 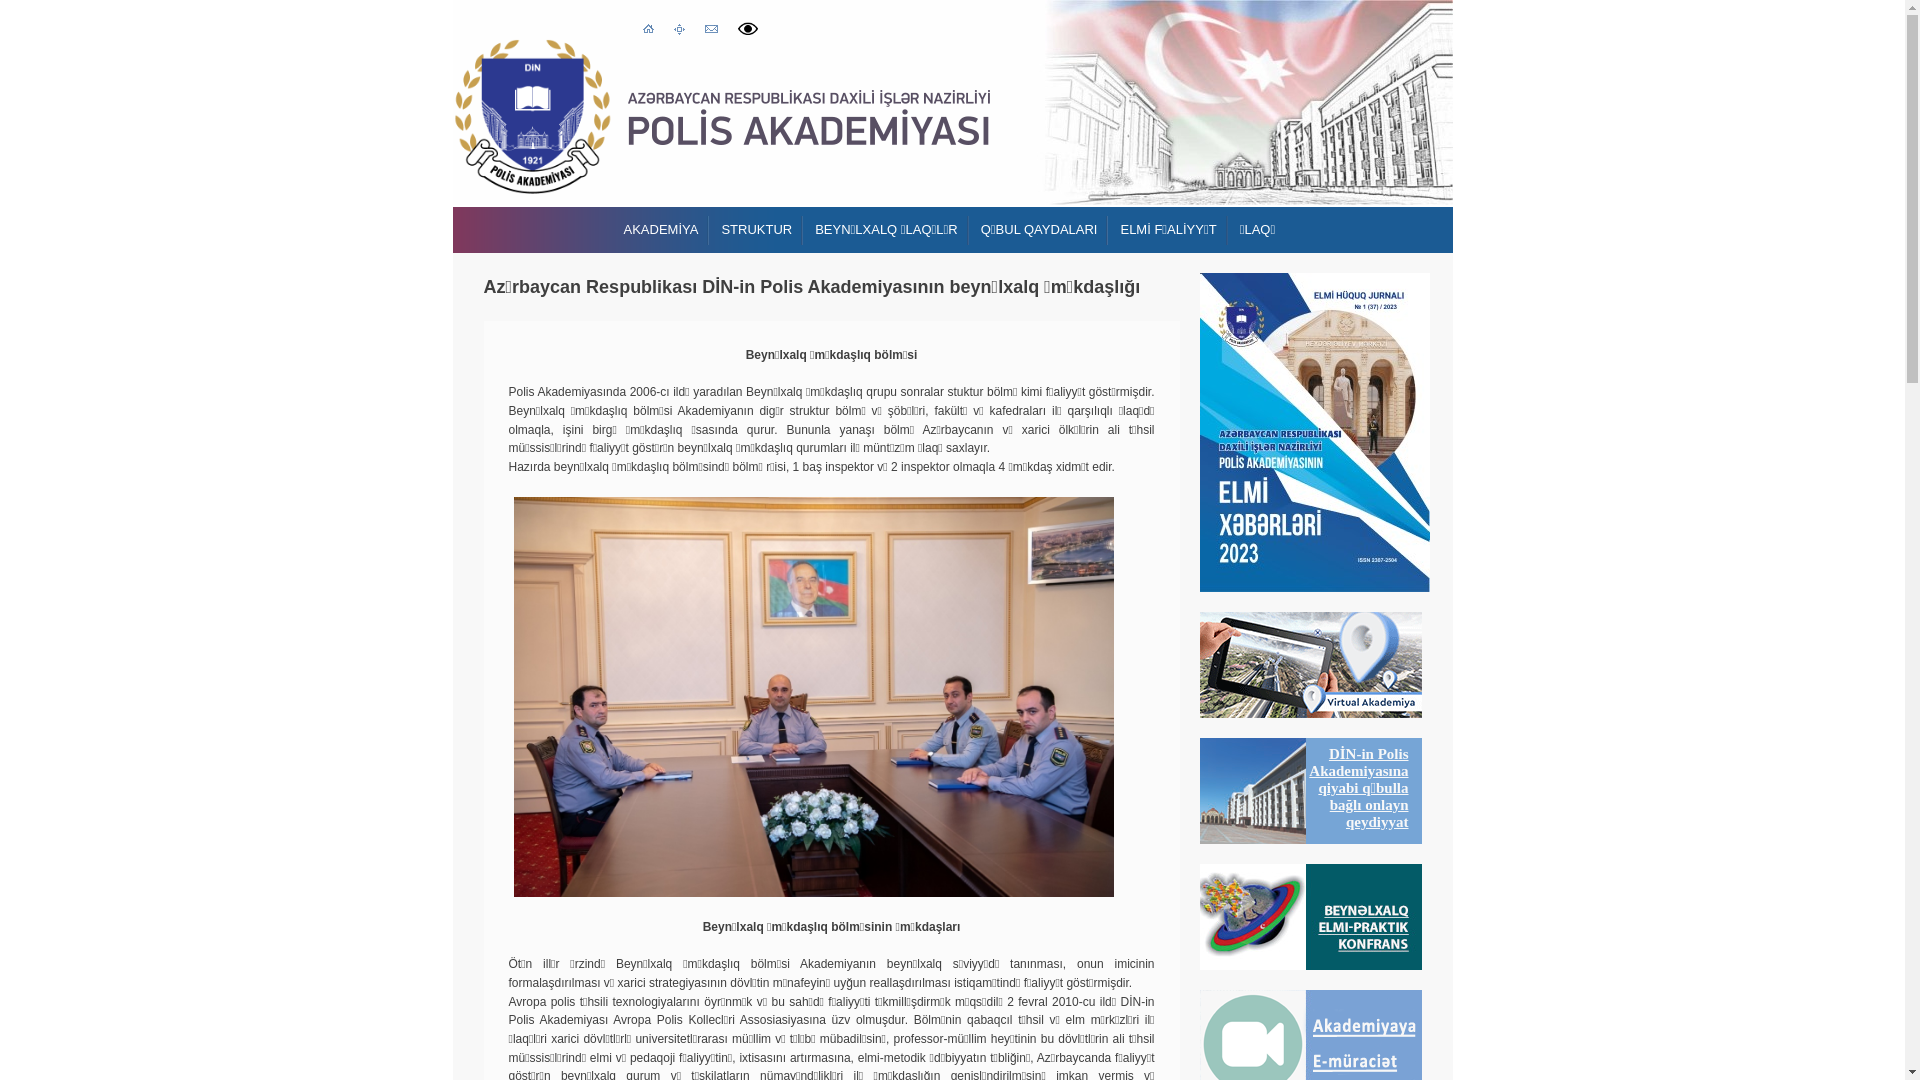 What do you see at coordinates (755, 229) in the screenshot?
I see `'STRUKTUR'` at bounding box center [755, 229].